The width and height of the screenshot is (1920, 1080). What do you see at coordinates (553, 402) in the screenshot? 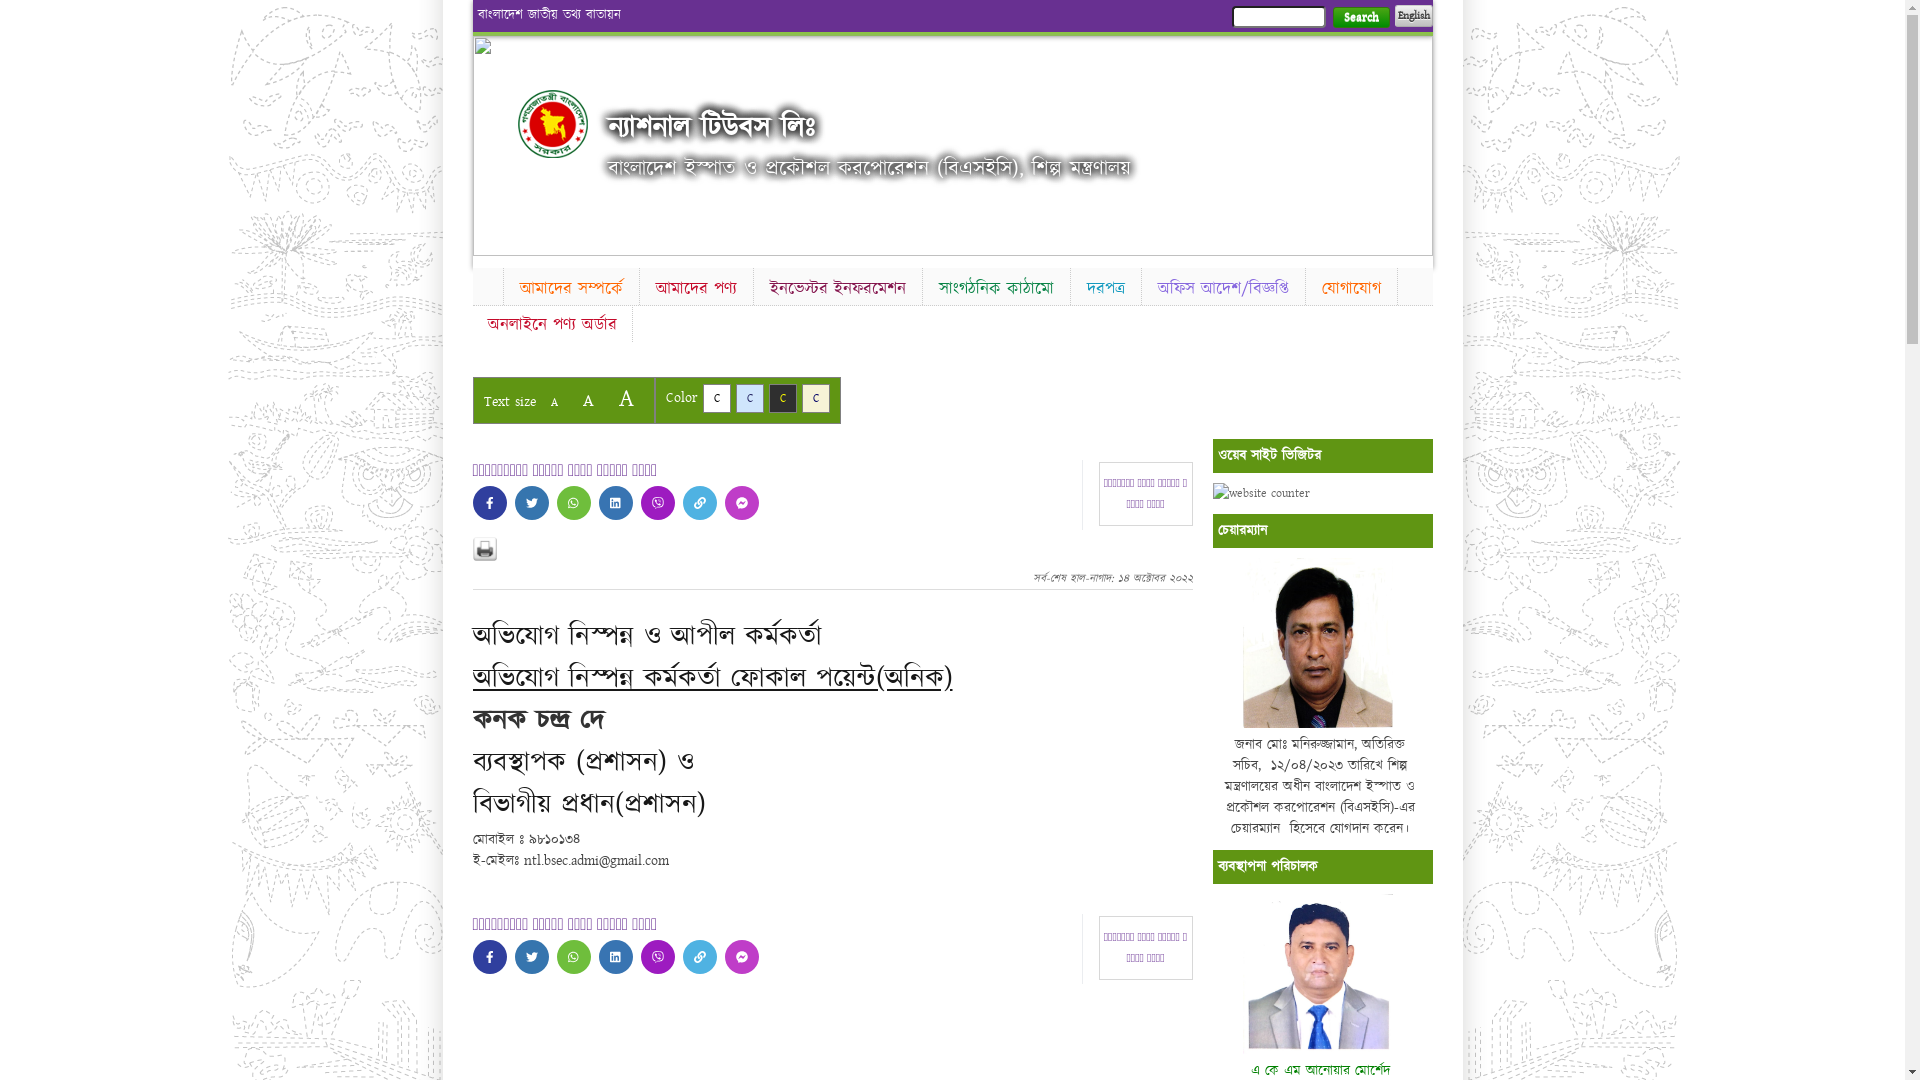
I see `'A'` at bounding box center [553, 402].